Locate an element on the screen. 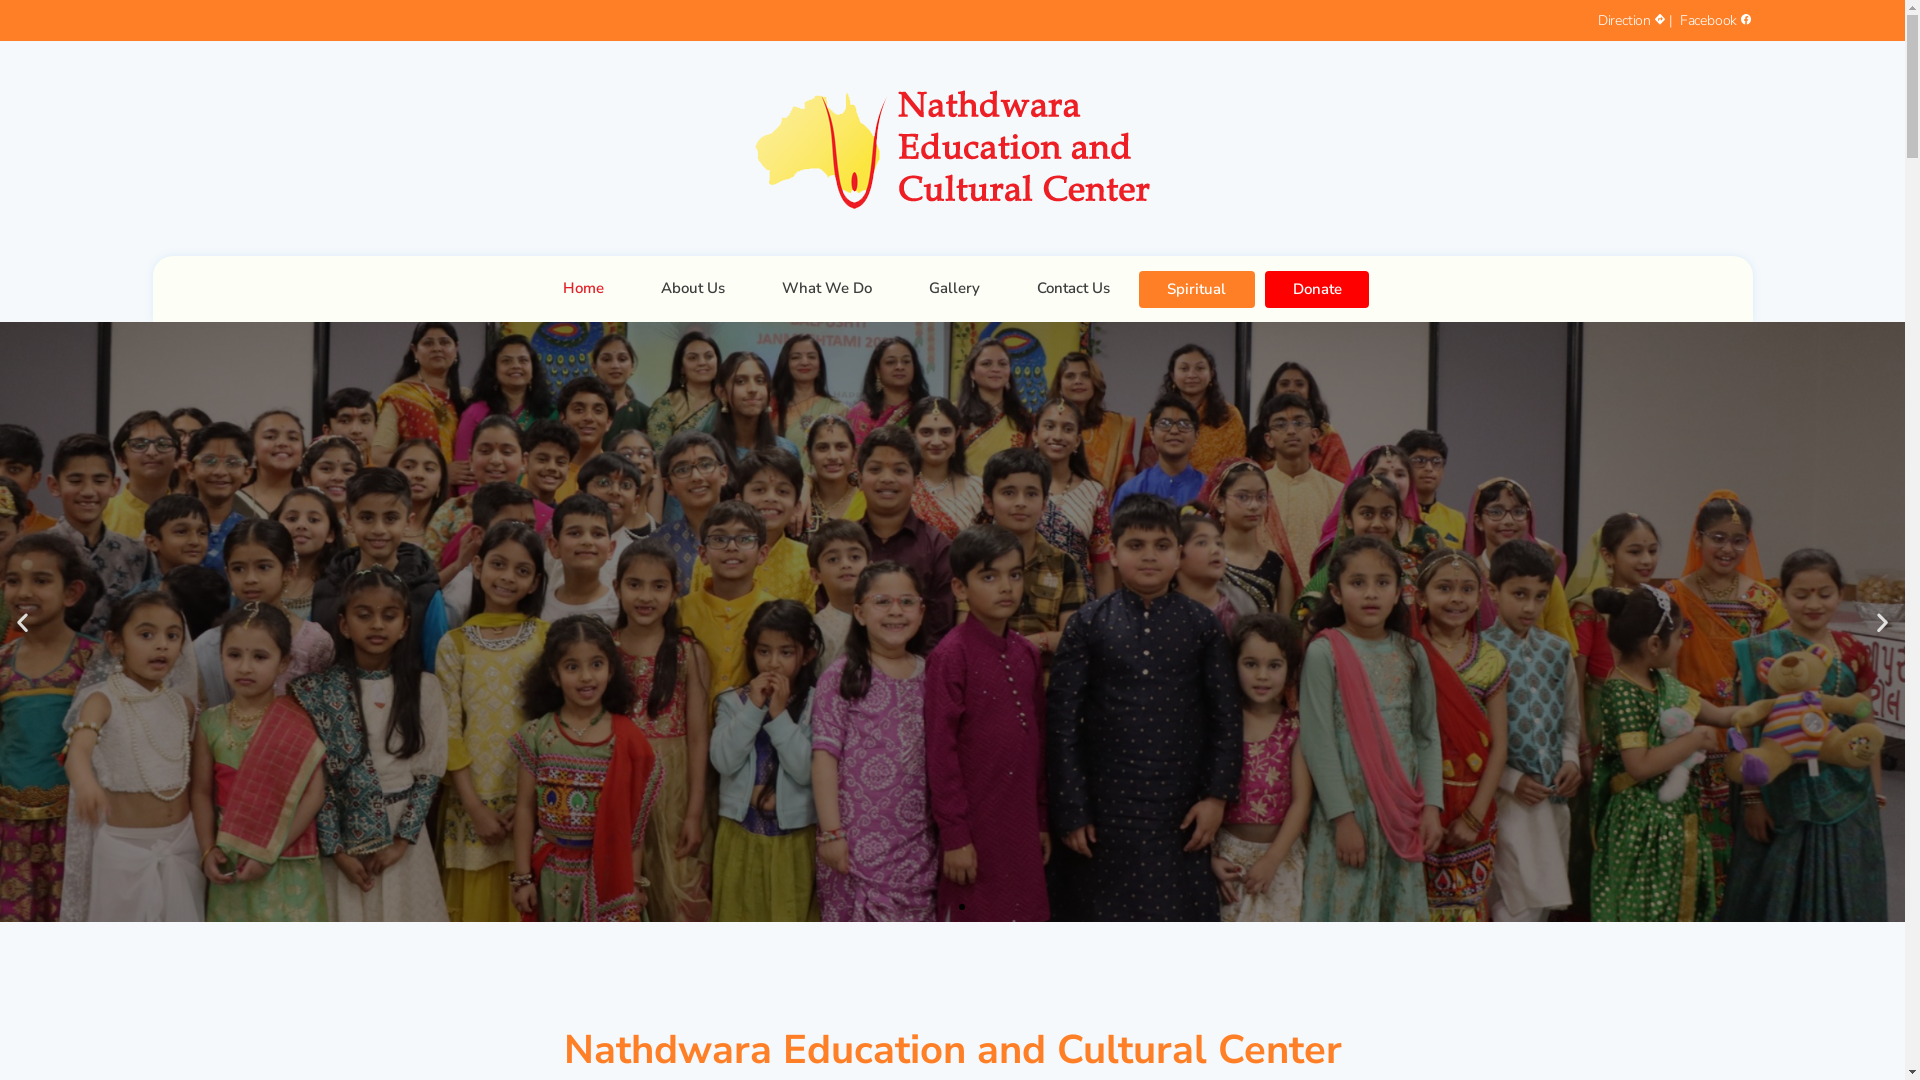 This screenshot has width=1920, height=1080. 'Gallery' is located at coordinates (953, 288).